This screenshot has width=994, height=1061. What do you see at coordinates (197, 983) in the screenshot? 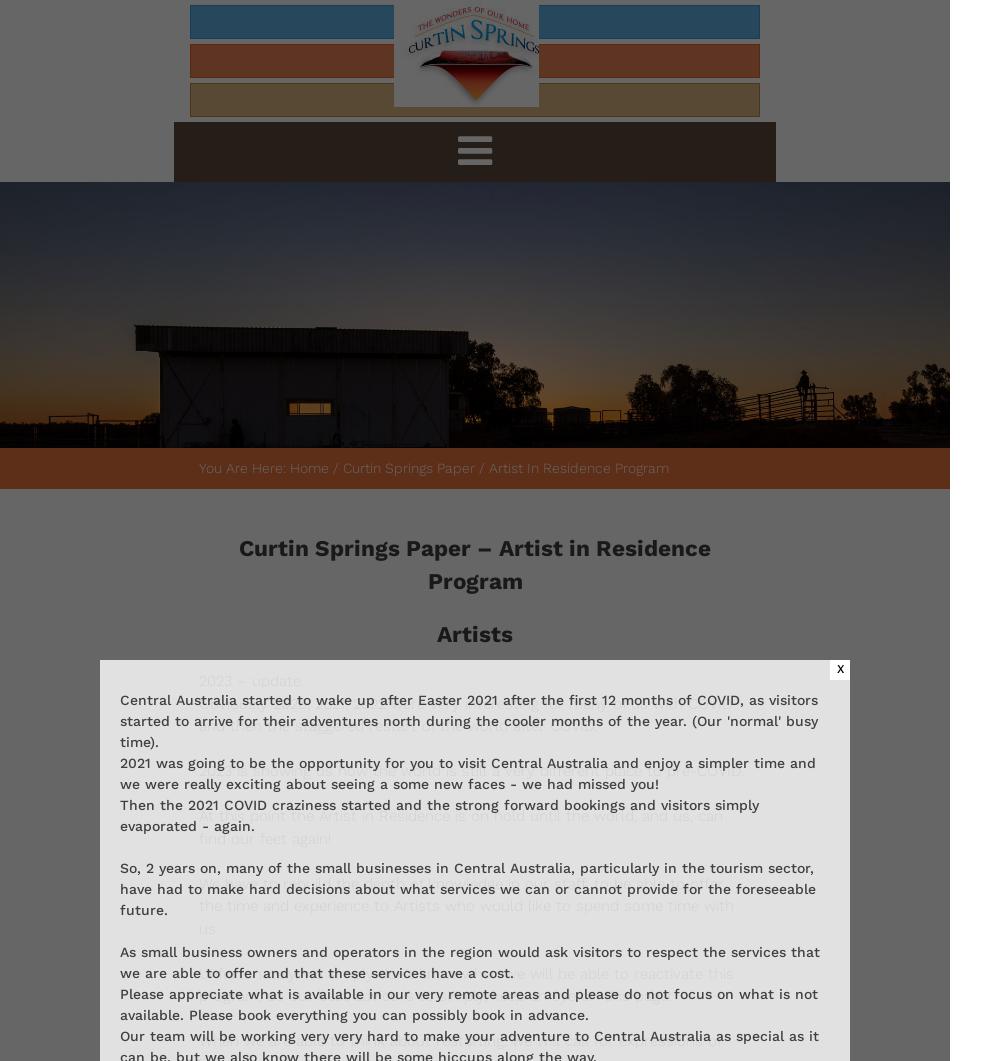
I see `'Unfortunately, we simply don’t know when we will be able to reactivate this program, so our best advice is to simply, keep an eye on this page!'` at bounding box center [197, 983].